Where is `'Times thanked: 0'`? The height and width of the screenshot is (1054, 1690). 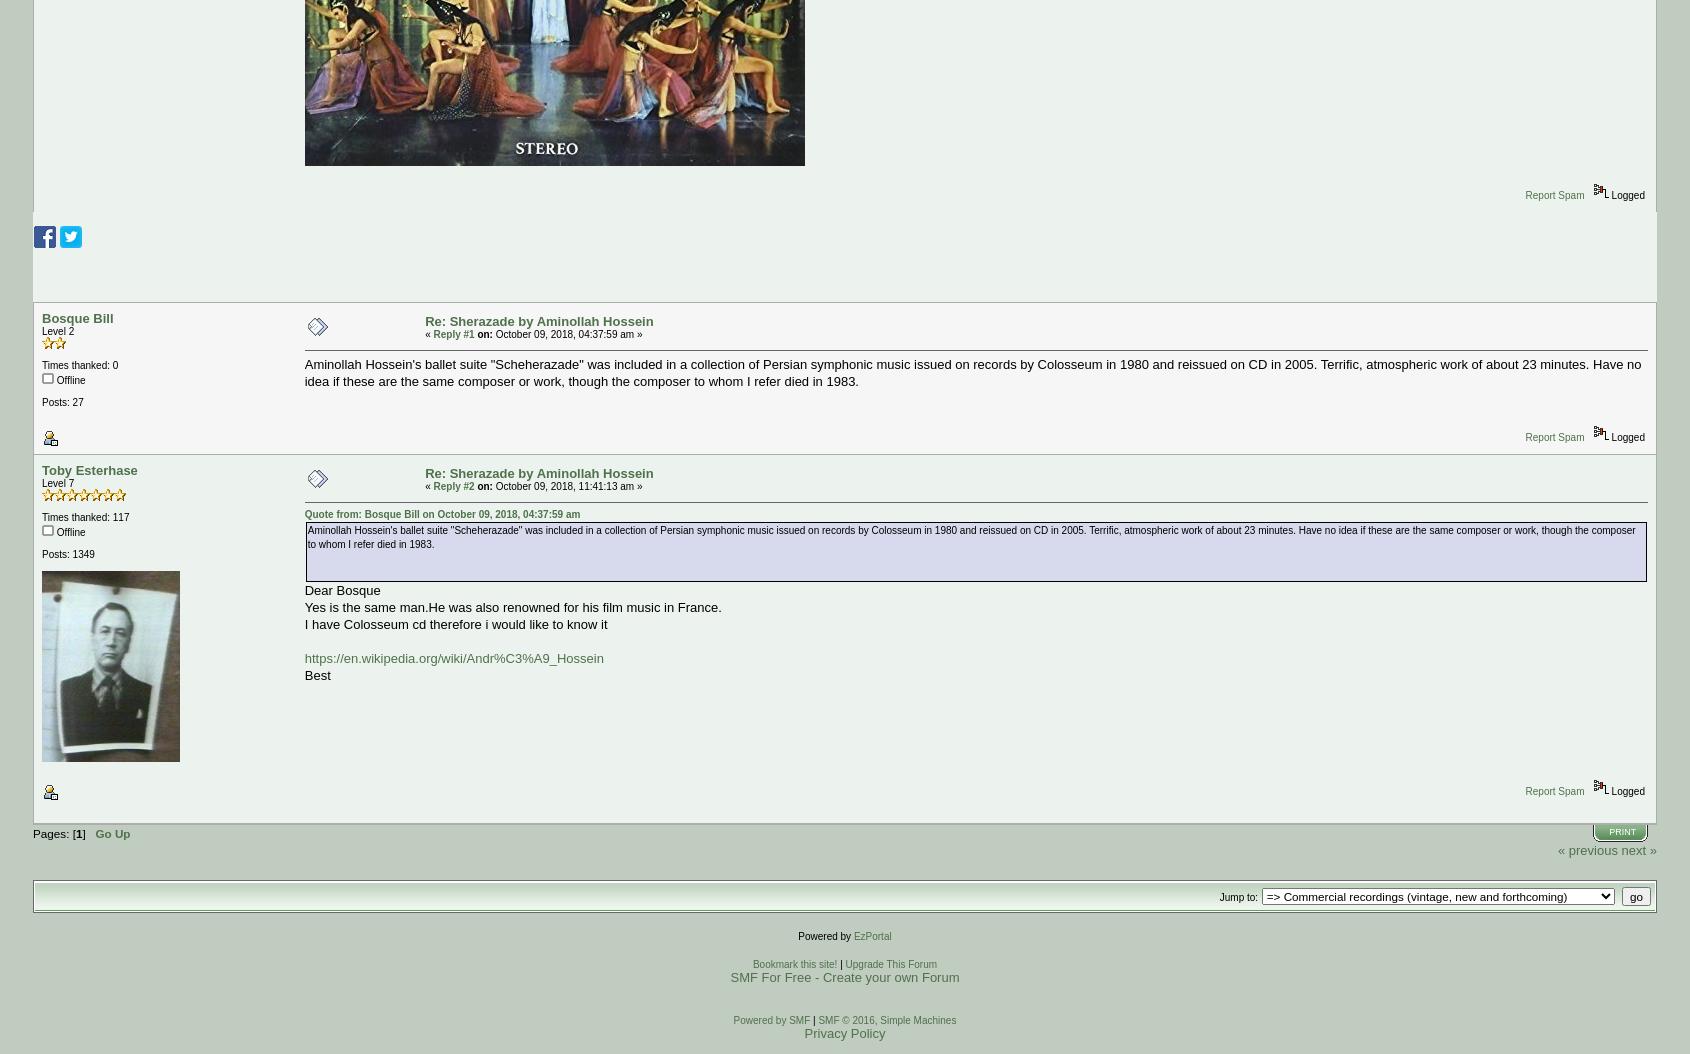
'Times thanked: 0' is located at coordinates (78, 365).